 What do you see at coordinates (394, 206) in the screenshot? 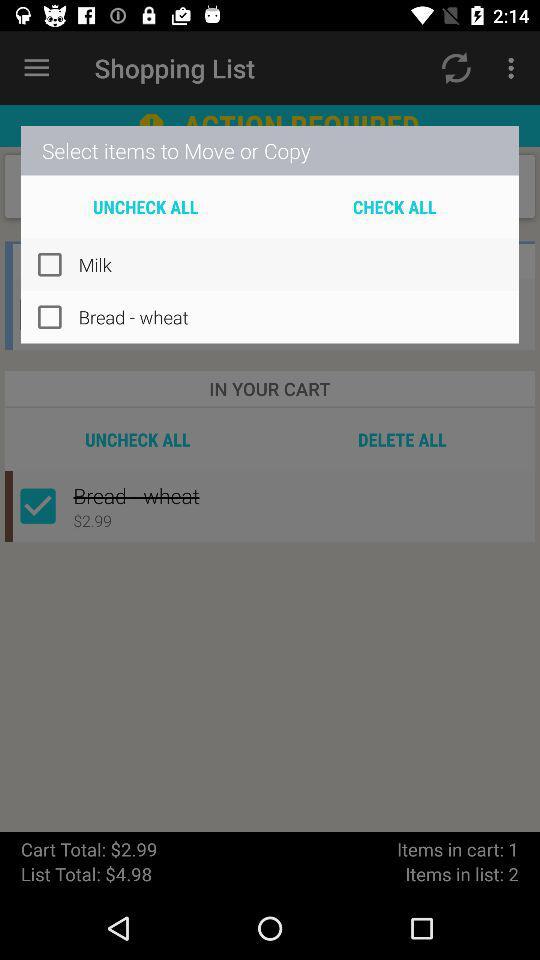
I see `item next to uncheck all icon` at bounding box center [394, 206].